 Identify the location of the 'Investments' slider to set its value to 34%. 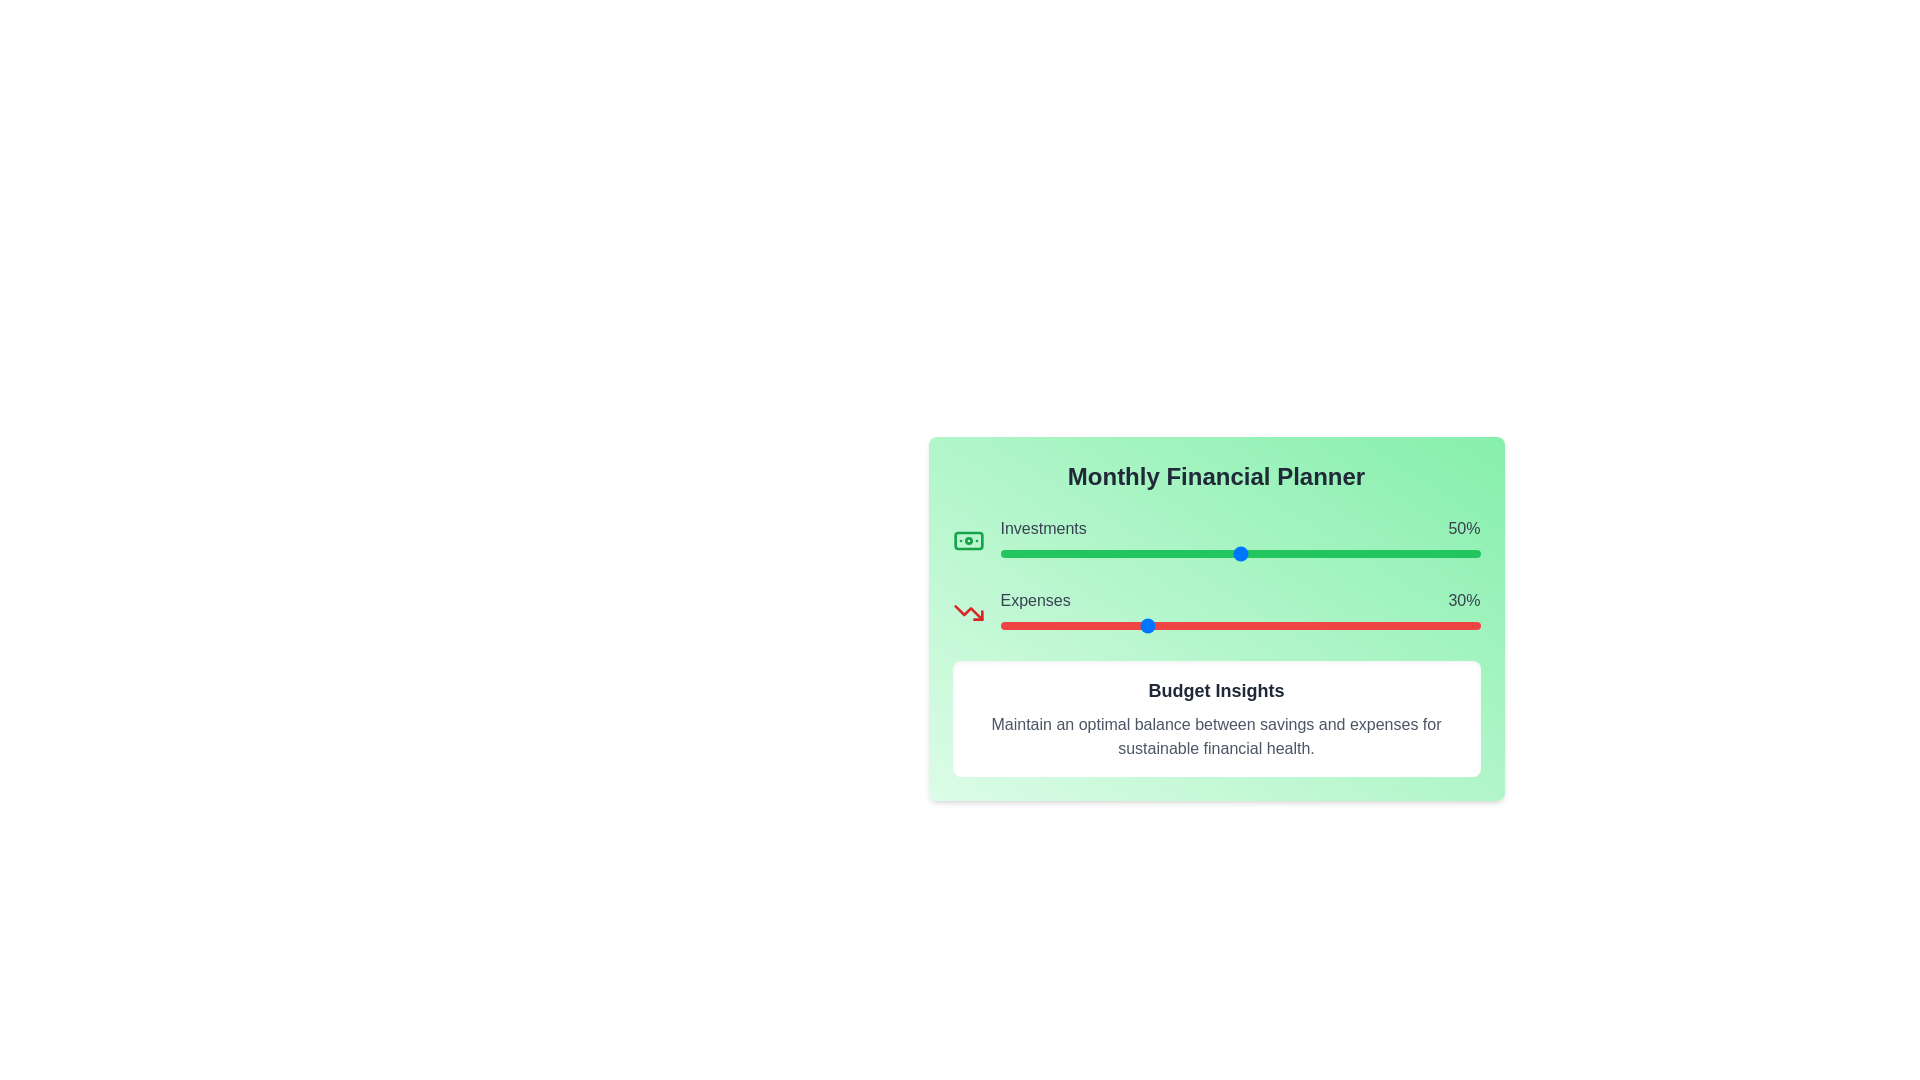
(1163, 554).